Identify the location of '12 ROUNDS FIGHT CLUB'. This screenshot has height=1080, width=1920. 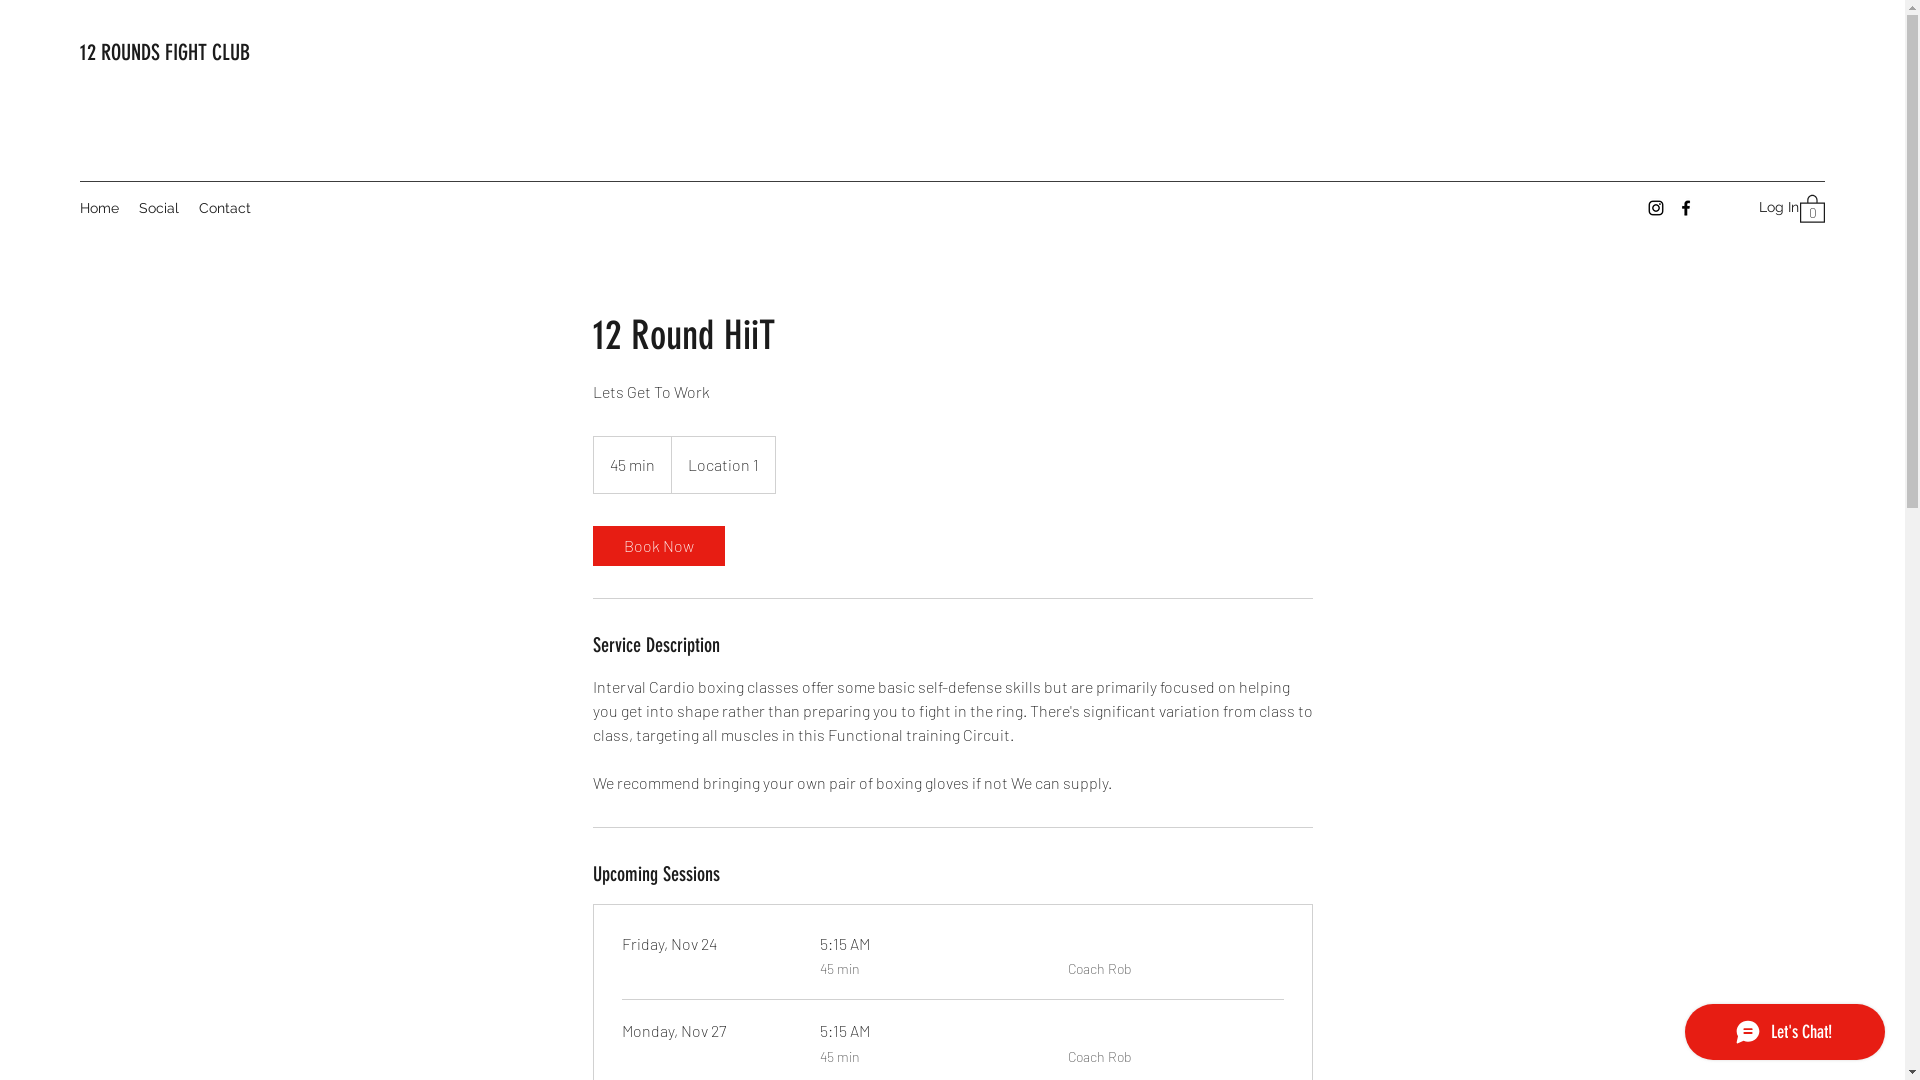
(80, 51).